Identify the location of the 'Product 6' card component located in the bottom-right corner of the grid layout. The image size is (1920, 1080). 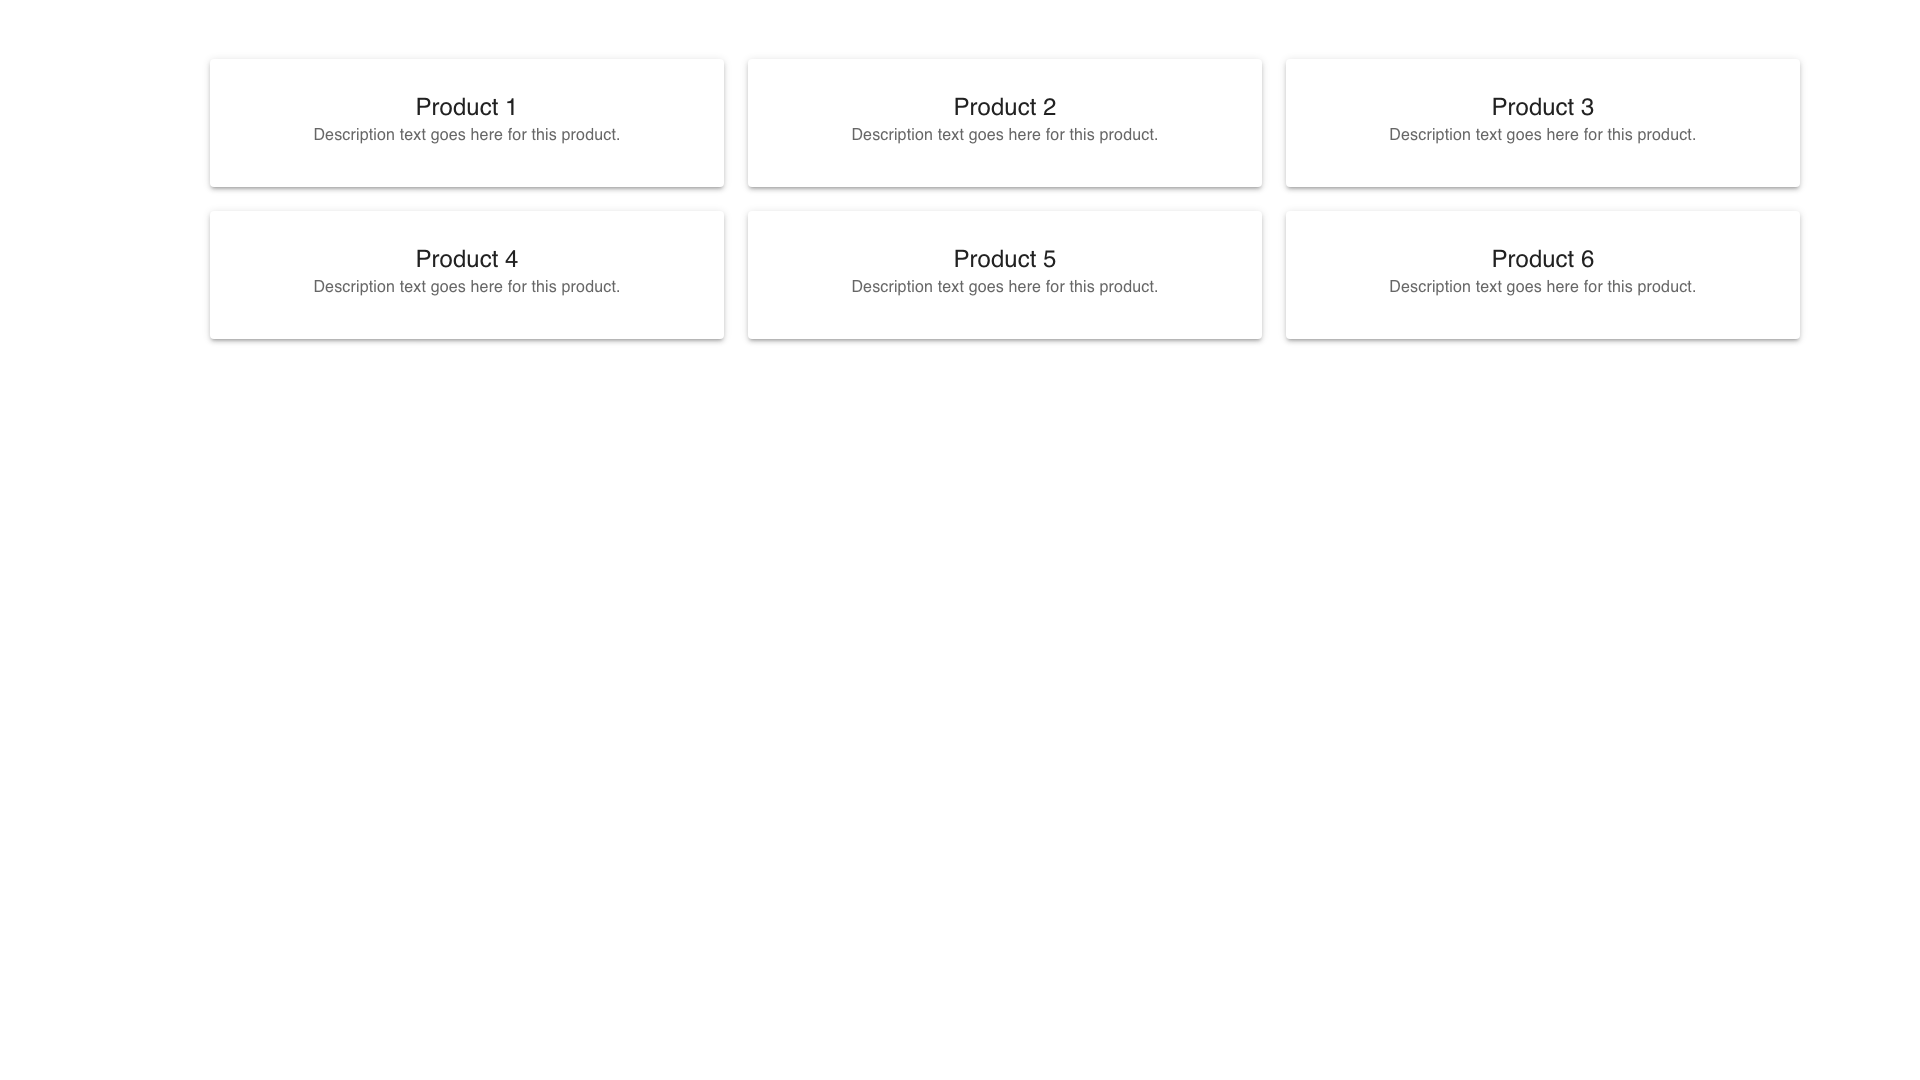
(1530, 261).